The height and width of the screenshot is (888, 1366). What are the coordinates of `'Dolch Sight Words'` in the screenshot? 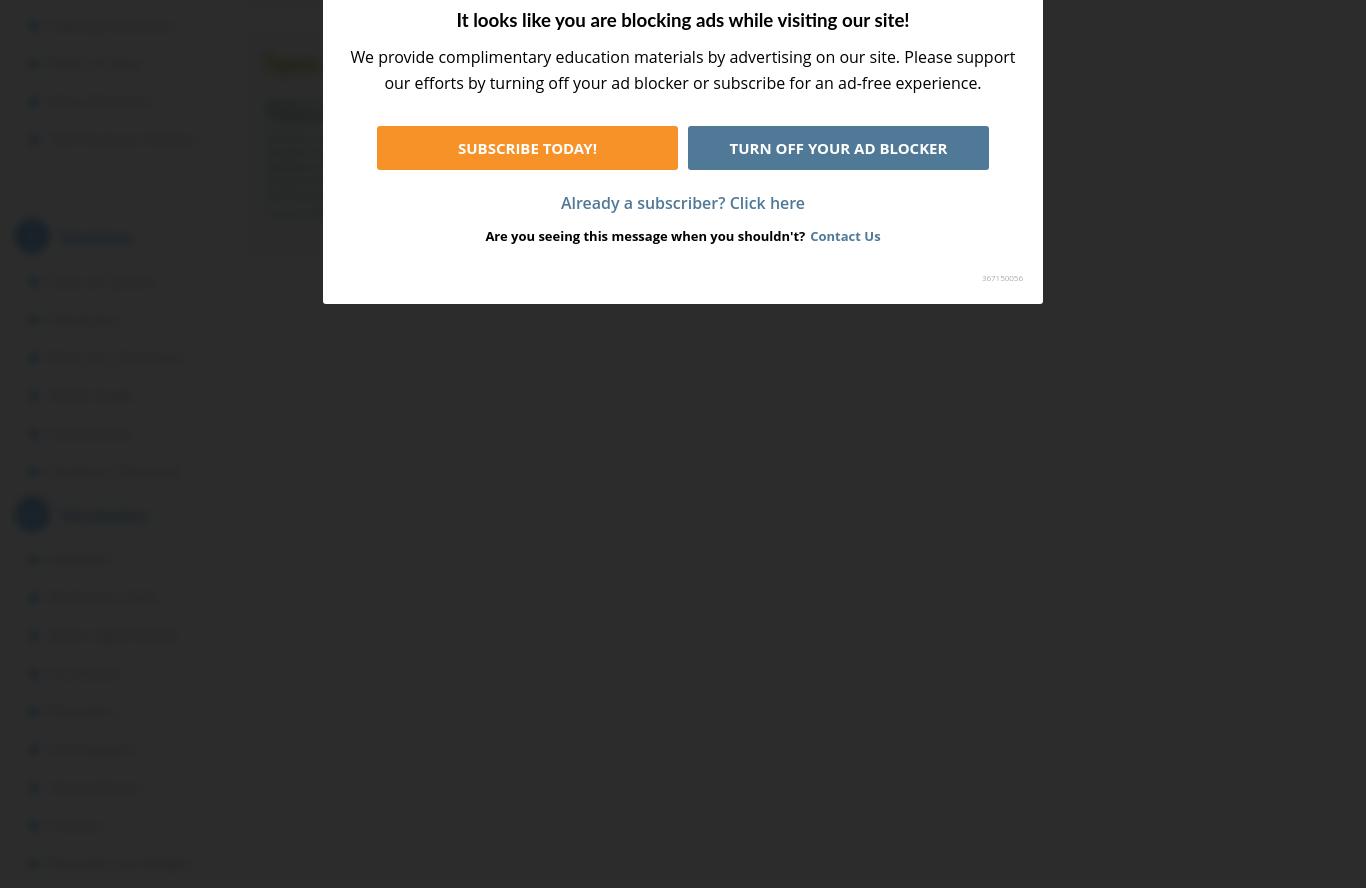 It's located at (112, 634).